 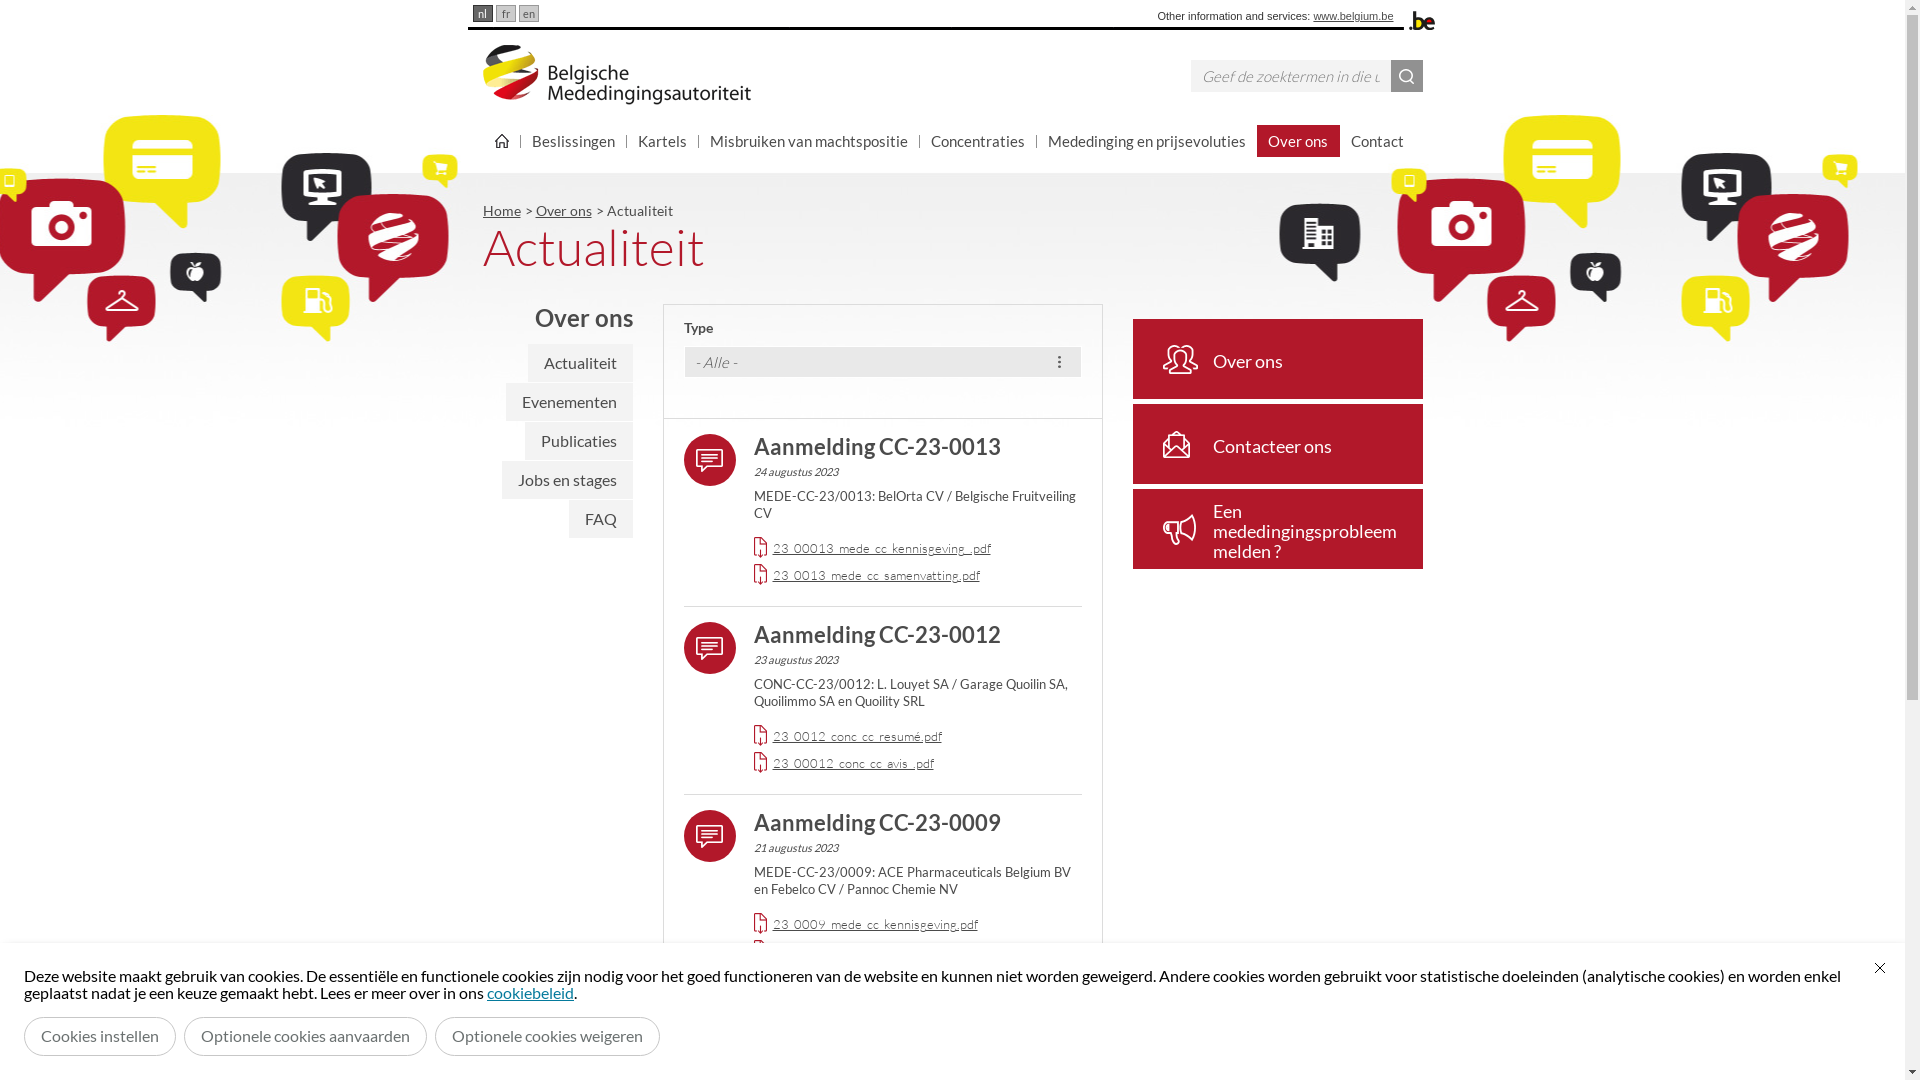 What do you see at coordinates (1275, 527) in the screenshot?
I see `'Een mededingingsprobleem melden ?'` at bounding box center [1275, 527].